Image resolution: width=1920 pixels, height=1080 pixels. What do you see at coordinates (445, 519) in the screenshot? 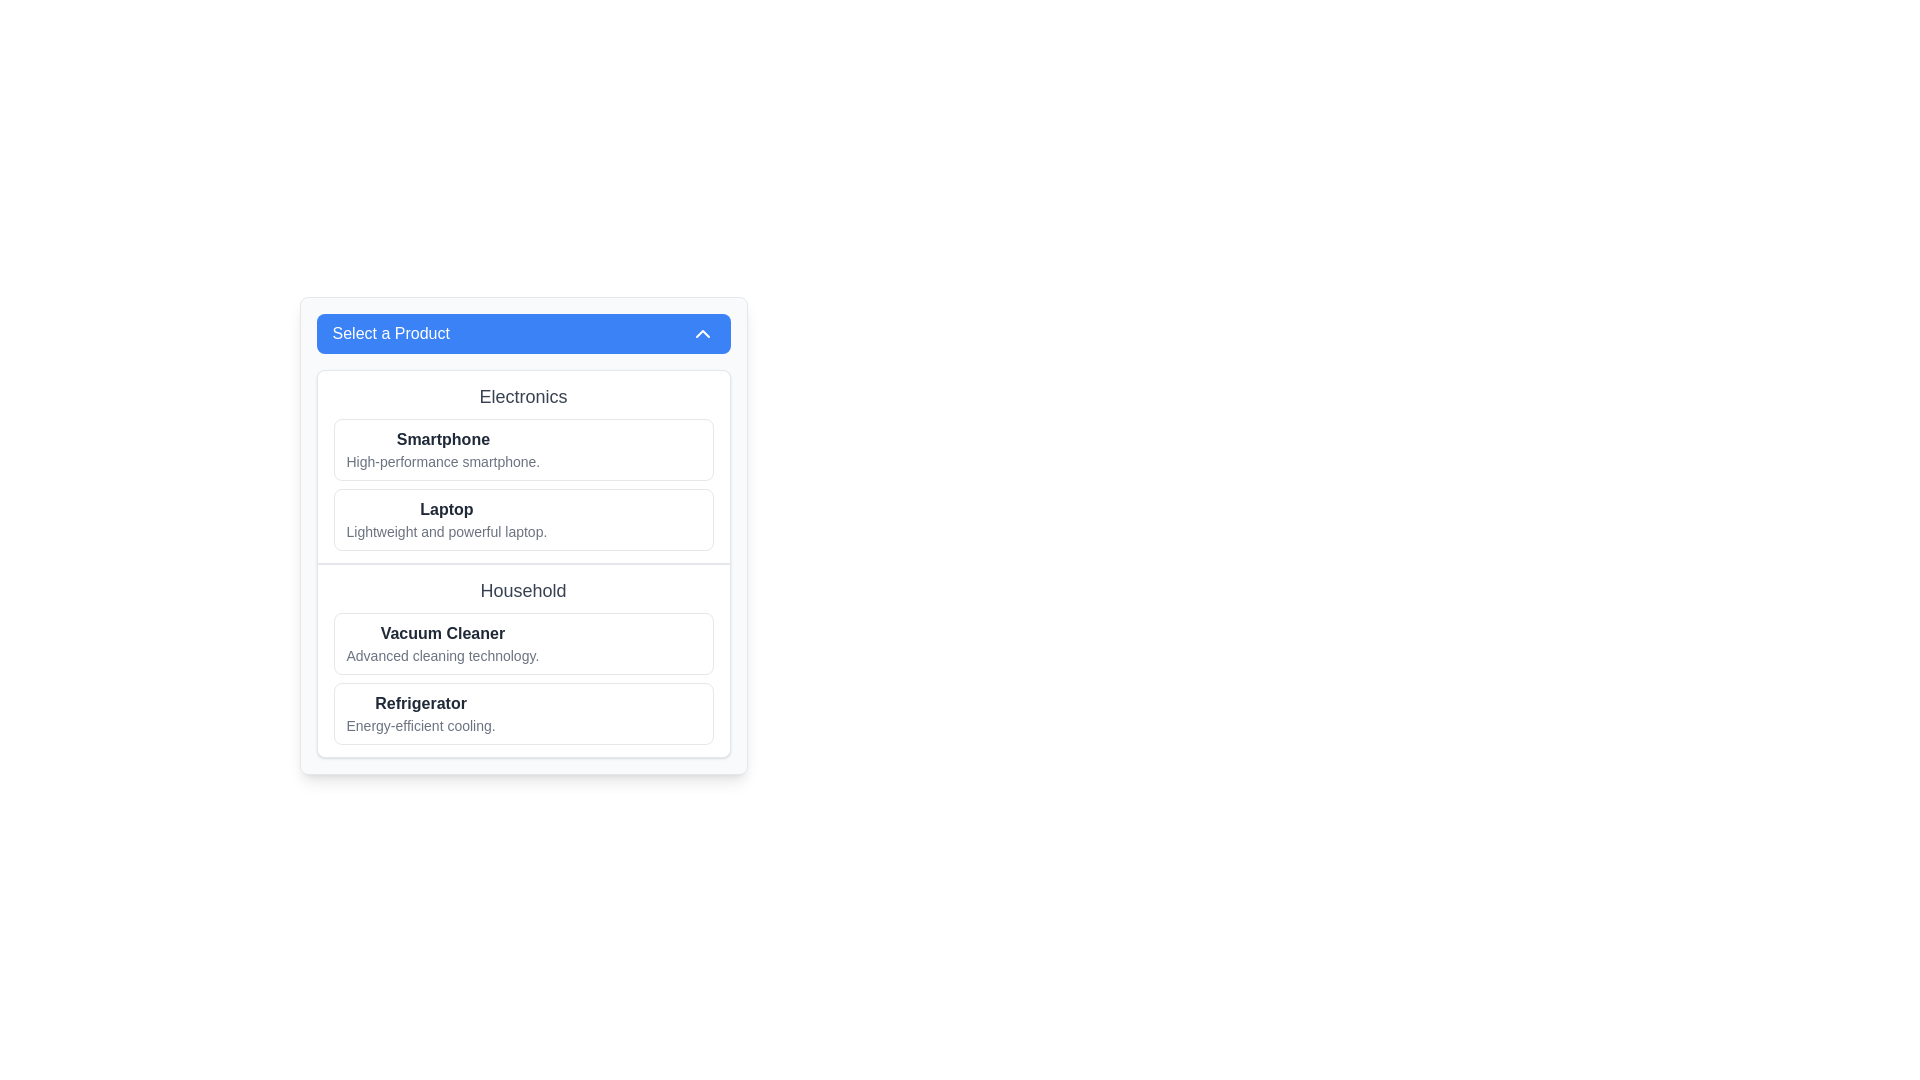
I see `text content of the laptop product display text block, which is the second item in the Electronics category list` at bounding box center [445, 519].